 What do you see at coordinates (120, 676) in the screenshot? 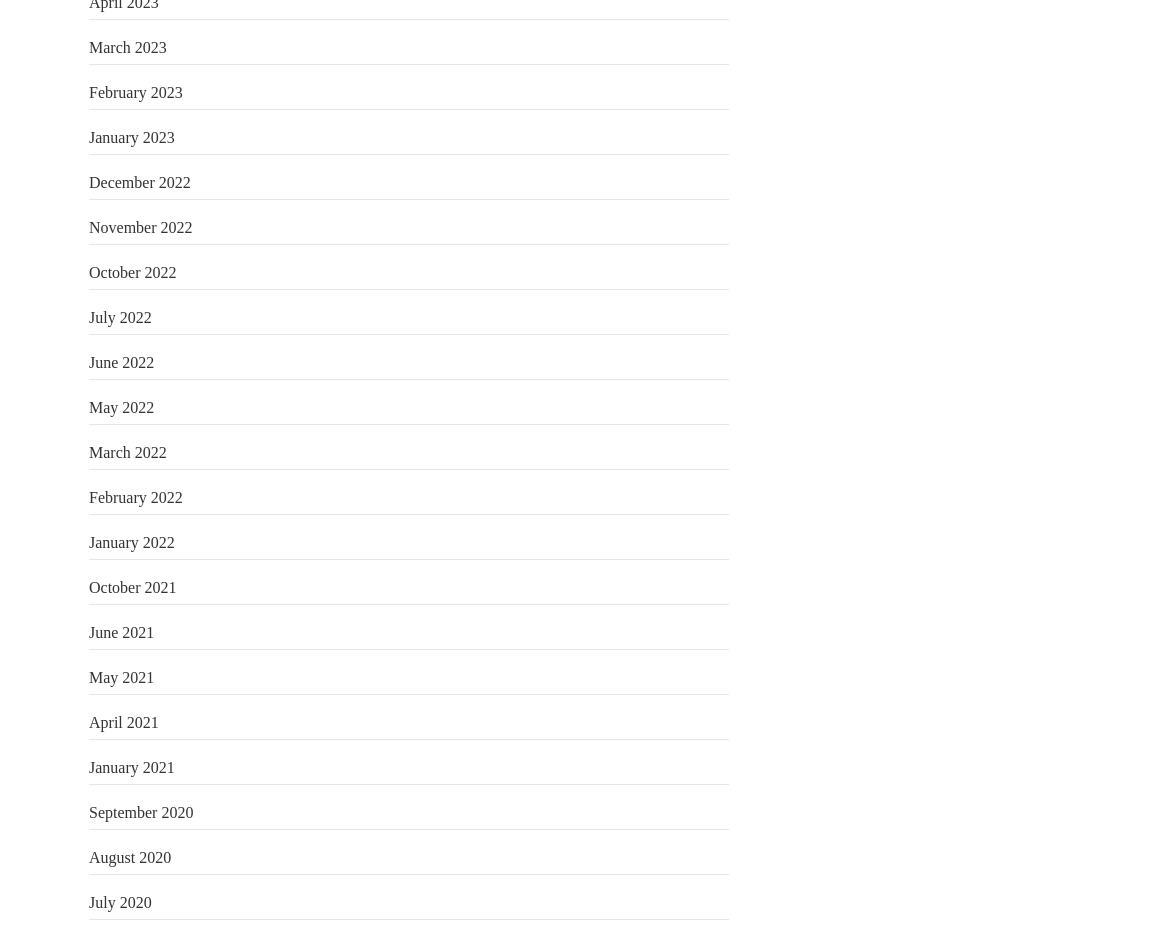
I see `'May 2021'` at bounding box center [120, 676].